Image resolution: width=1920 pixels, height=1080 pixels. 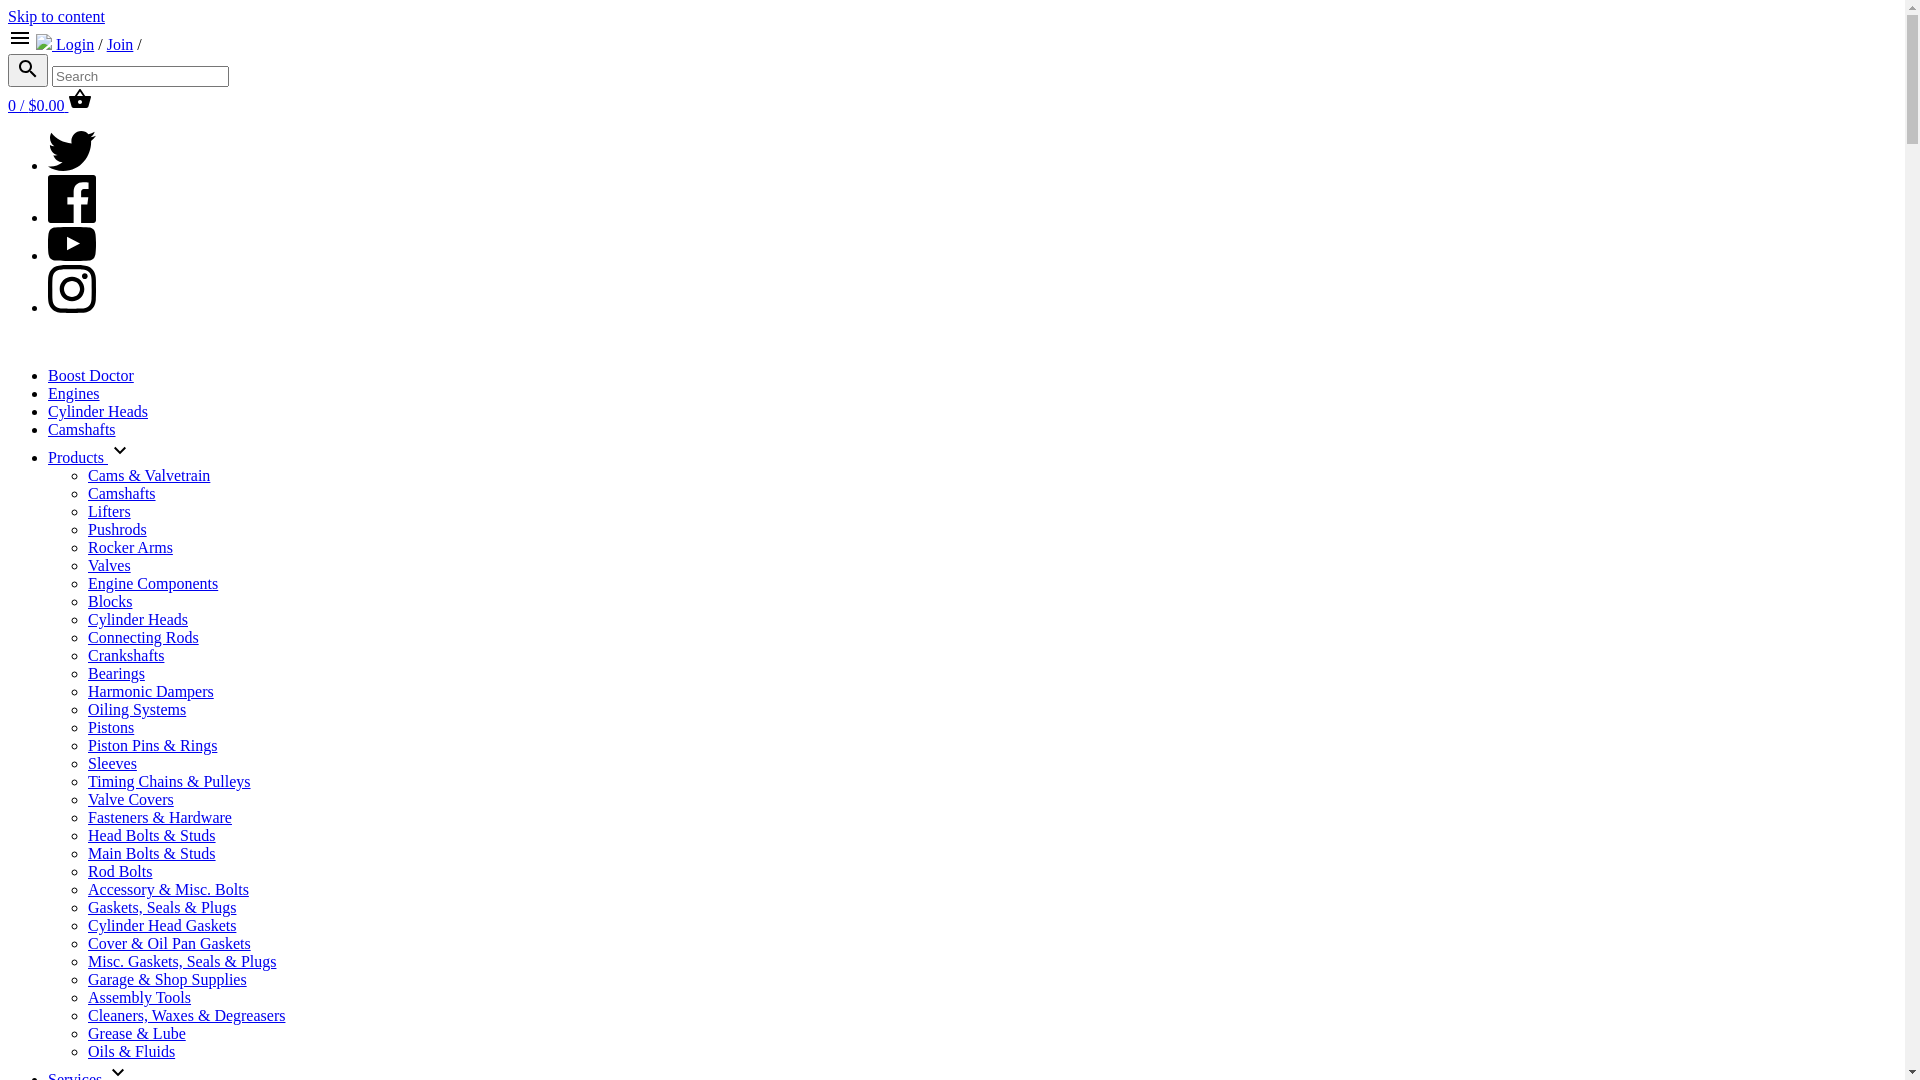 What do you see at coordinates (72, 254) in the screenshot?
I see `'Youtube'` at bounding box center [72, 254].